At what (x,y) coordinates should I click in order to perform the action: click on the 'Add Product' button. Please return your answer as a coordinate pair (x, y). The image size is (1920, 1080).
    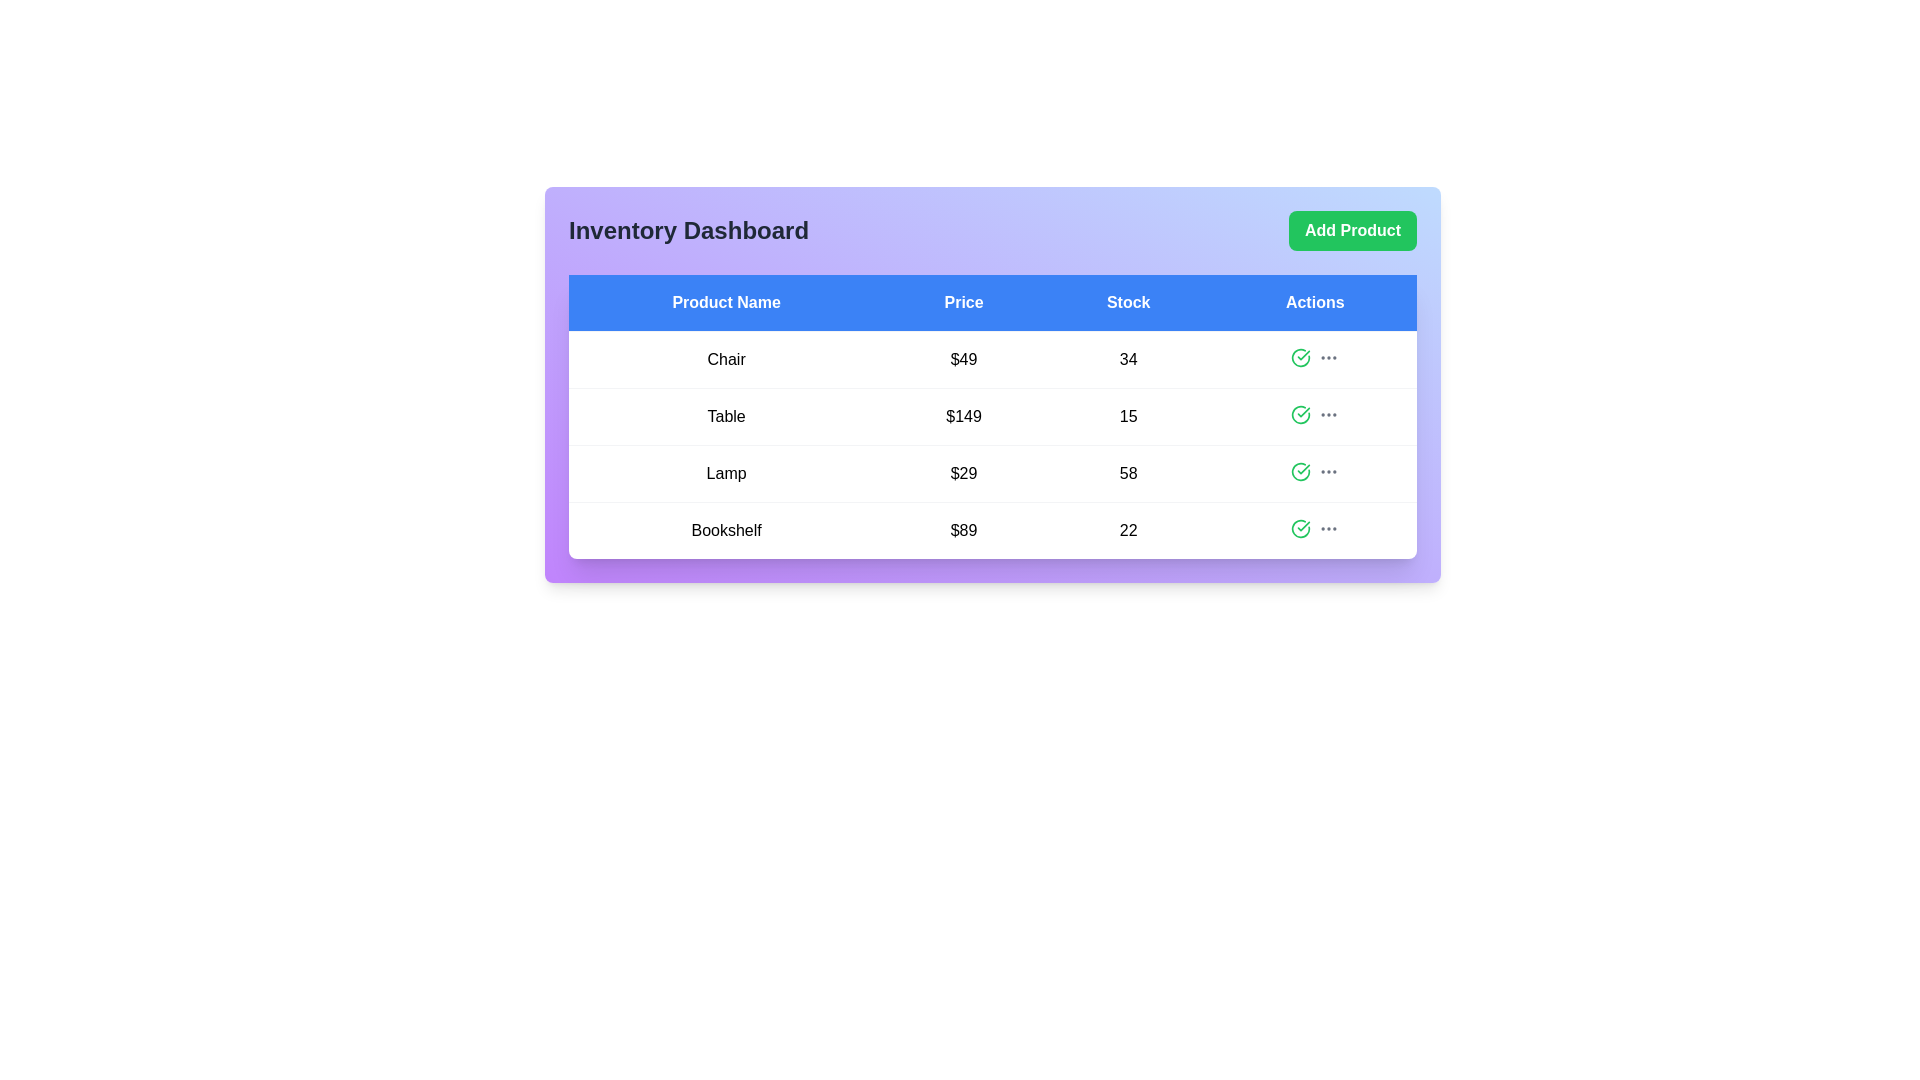
    Looking at the image, I should click on (1353, 230).